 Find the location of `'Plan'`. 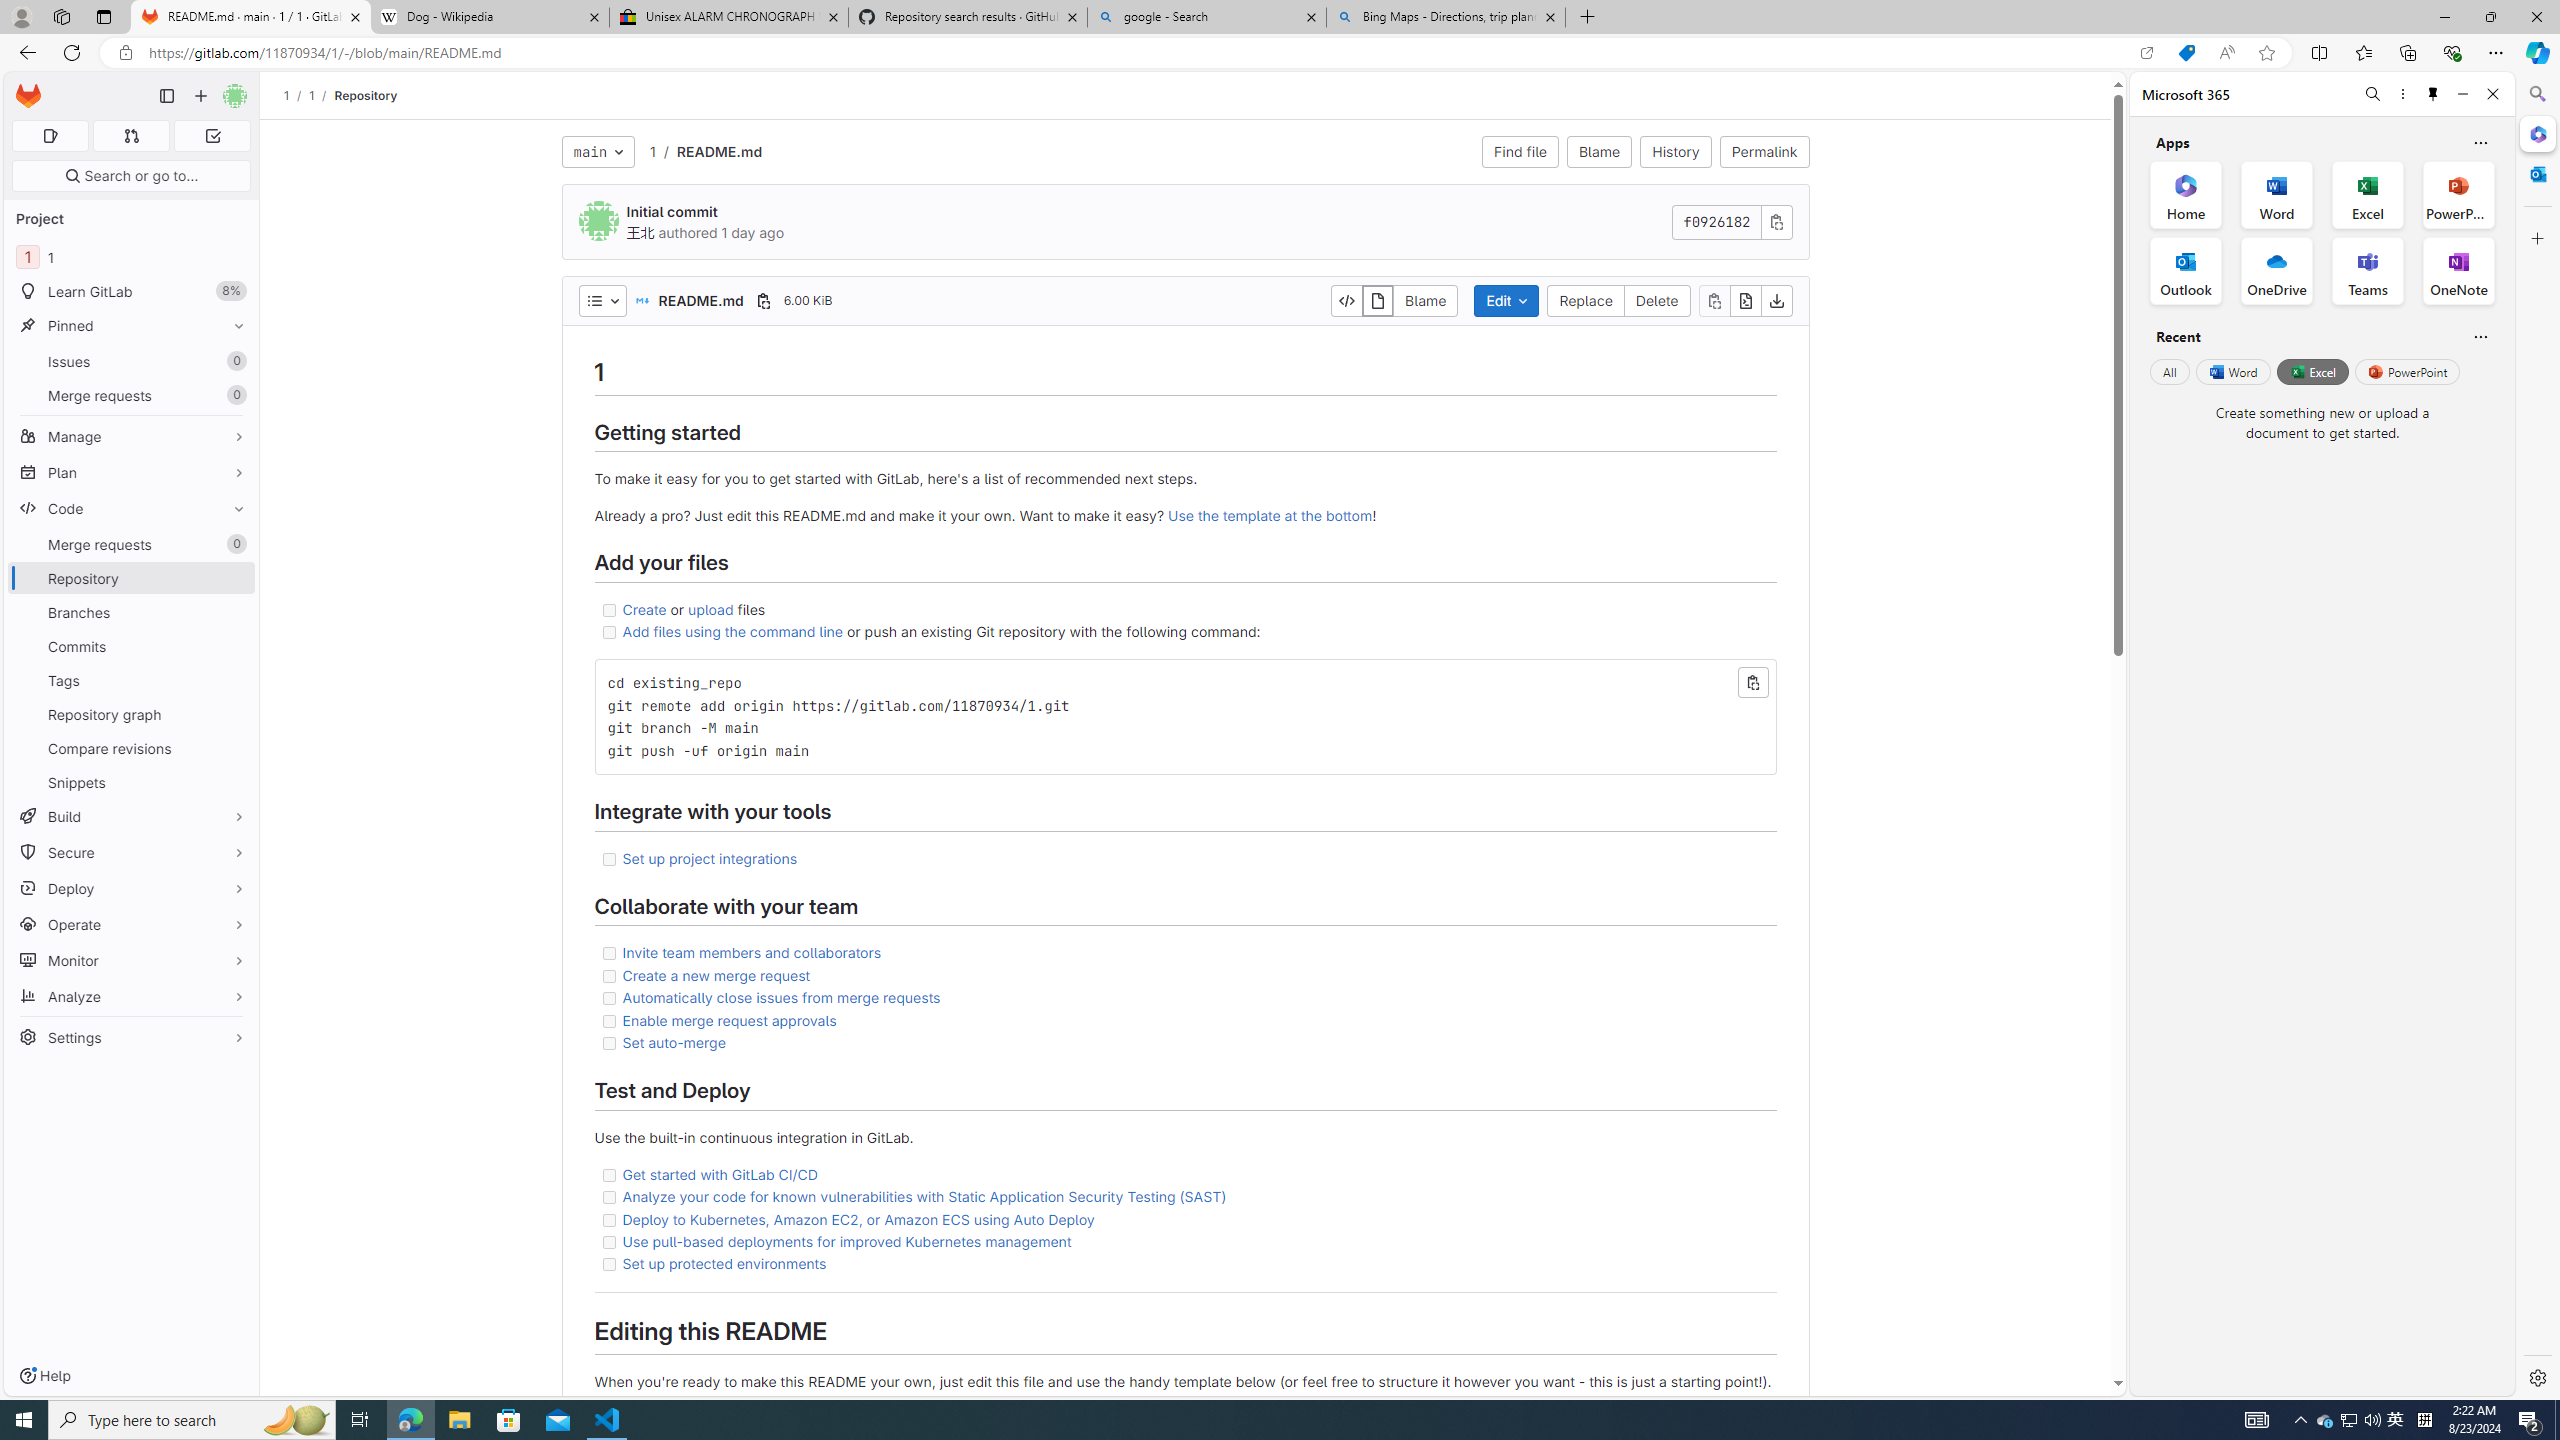

'Plan' is located at coordinates (130, 472).